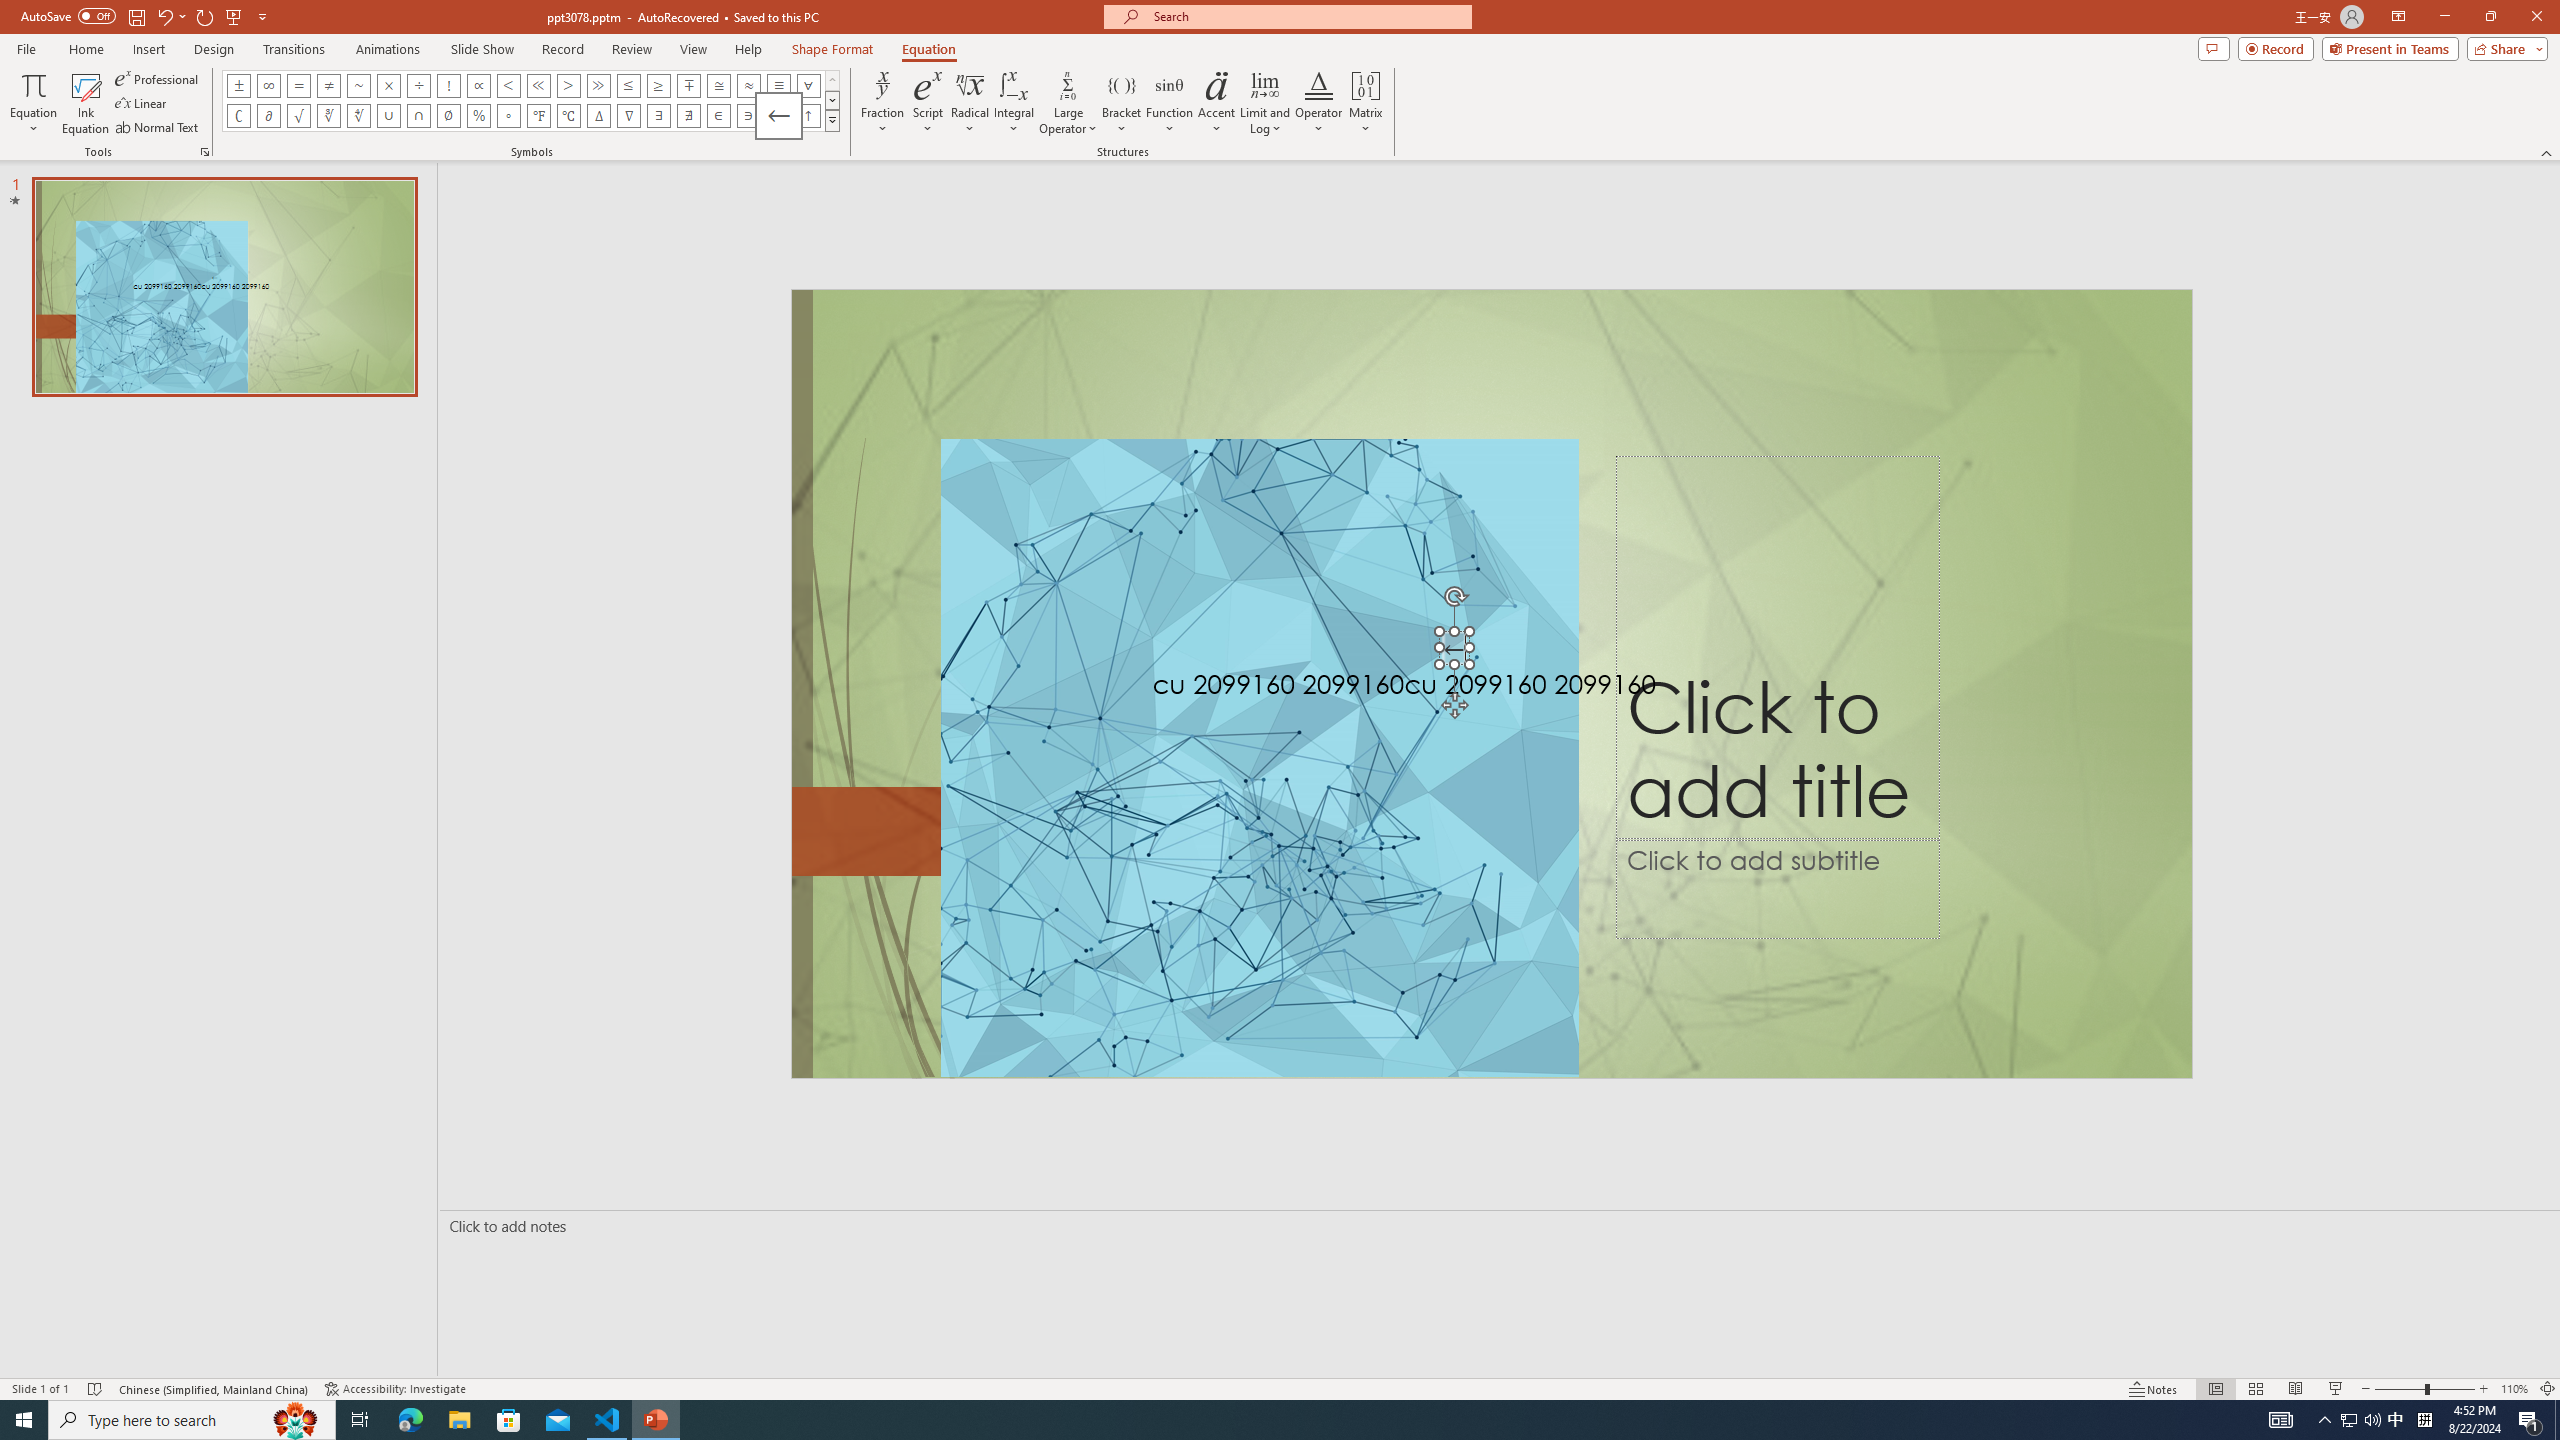 This screenshot has width=2560, height=1440. I want to click on 'Equation', so click(929, 49).